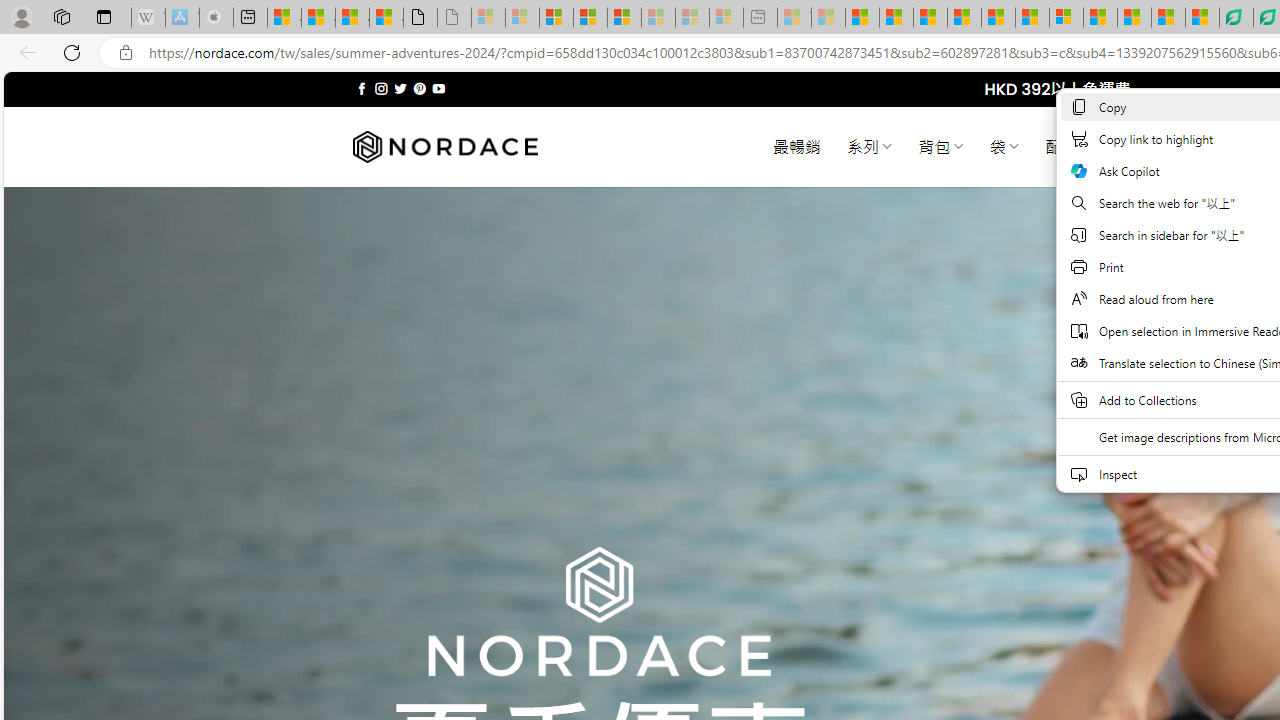 The image size is (1280, 720). I want to click on 'Microsoft Services Agreement - Sleeping', so click(522, 17).